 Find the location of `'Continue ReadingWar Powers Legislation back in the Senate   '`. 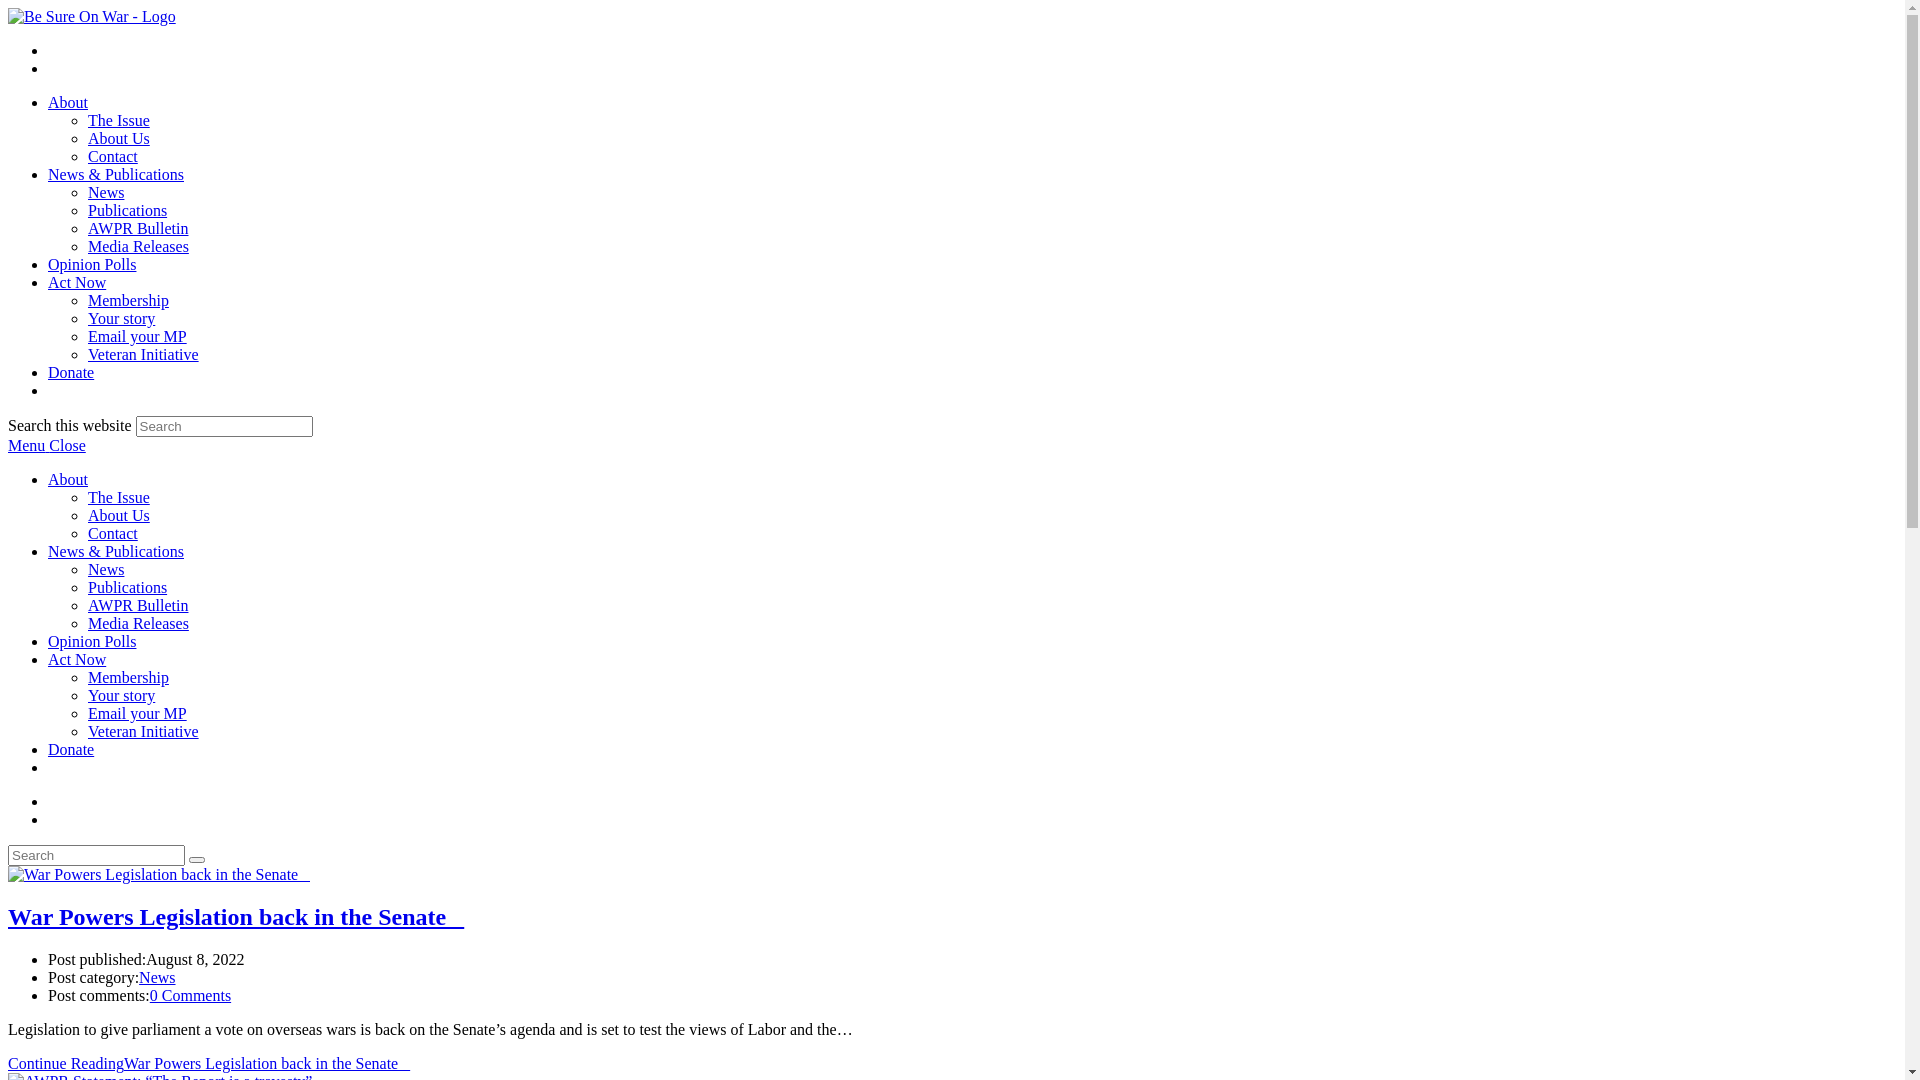

'Continue ReadingWar Powers Legislation back in the Senate   ' is located at coordinates (209, 1062).